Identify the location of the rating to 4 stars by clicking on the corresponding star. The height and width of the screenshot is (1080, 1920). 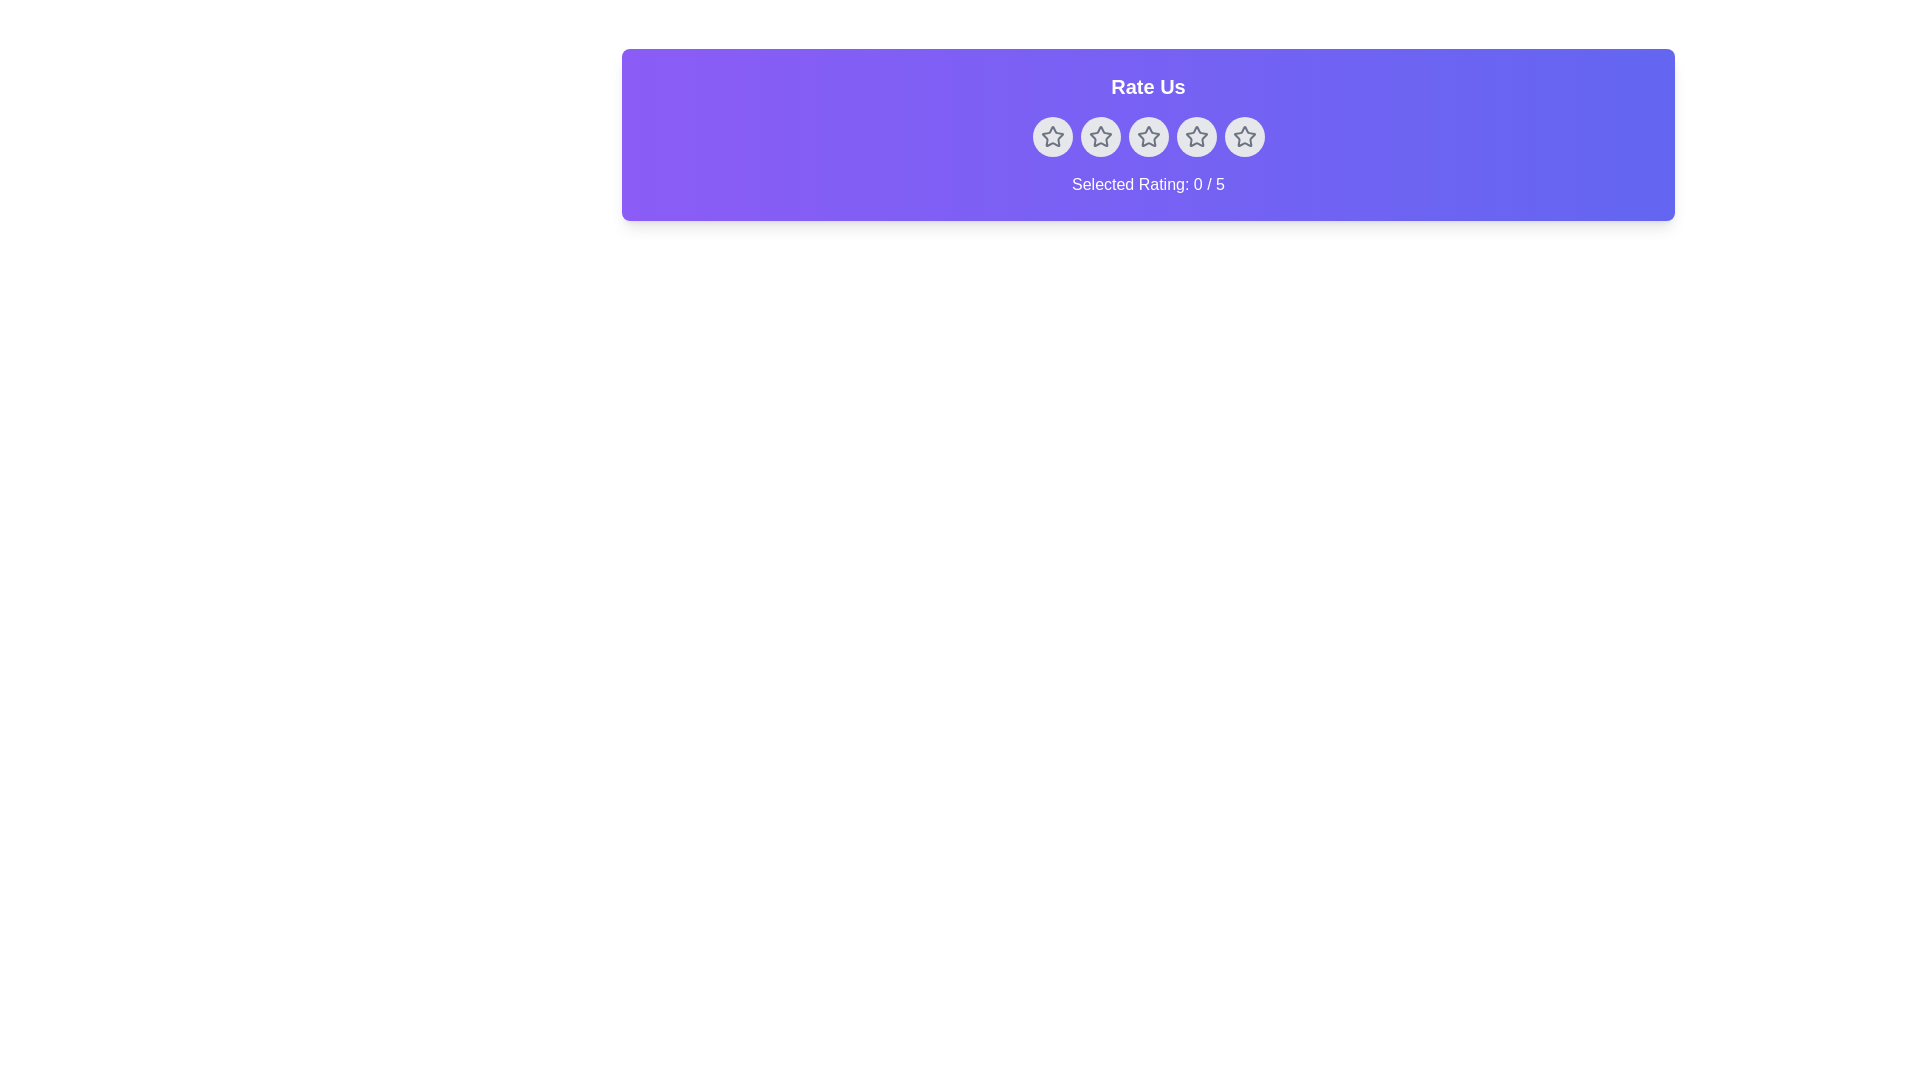
(1196, 136).